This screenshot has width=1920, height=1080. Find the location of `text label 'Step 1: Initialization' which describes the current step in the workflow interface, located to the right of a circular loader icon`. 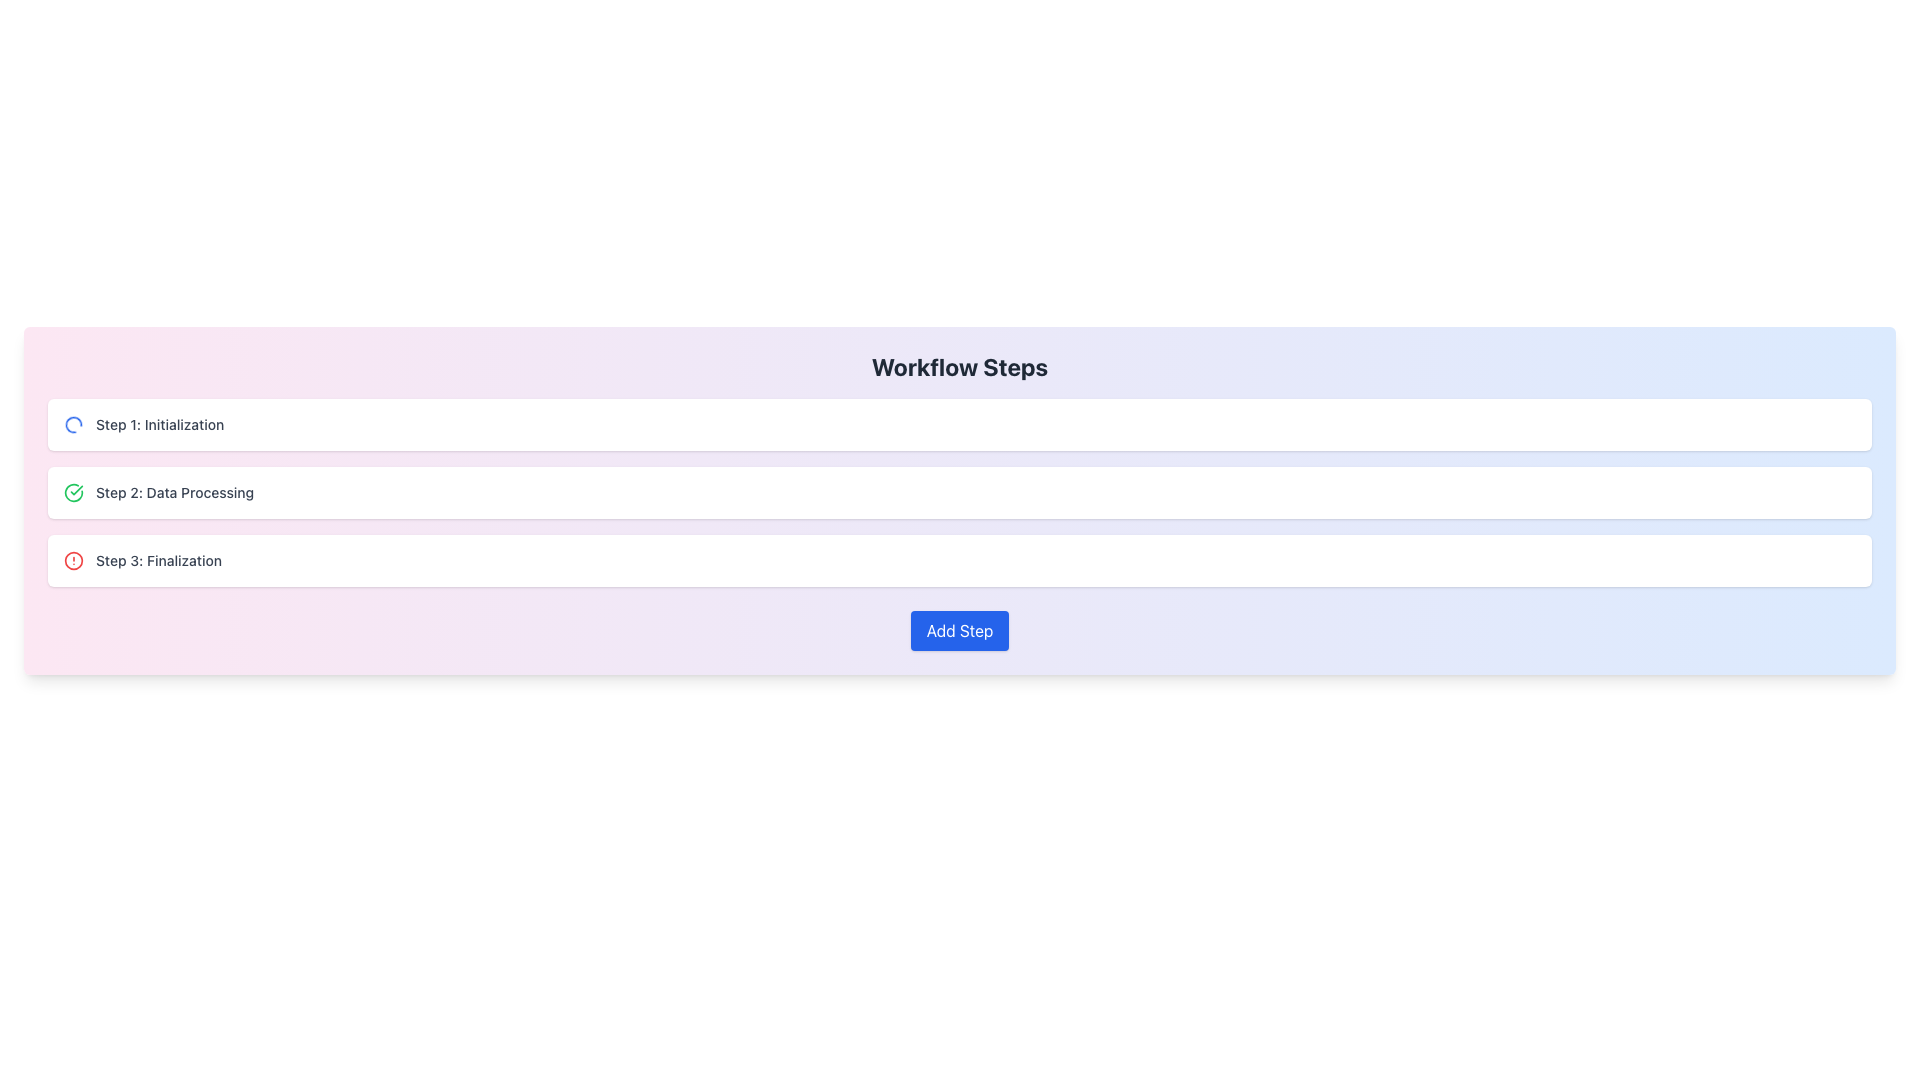

text label 'Step 1: Initialization' which describes the current step in the workflow interface, located to the right of a circular loader icon is located at coordinates (160, 423).